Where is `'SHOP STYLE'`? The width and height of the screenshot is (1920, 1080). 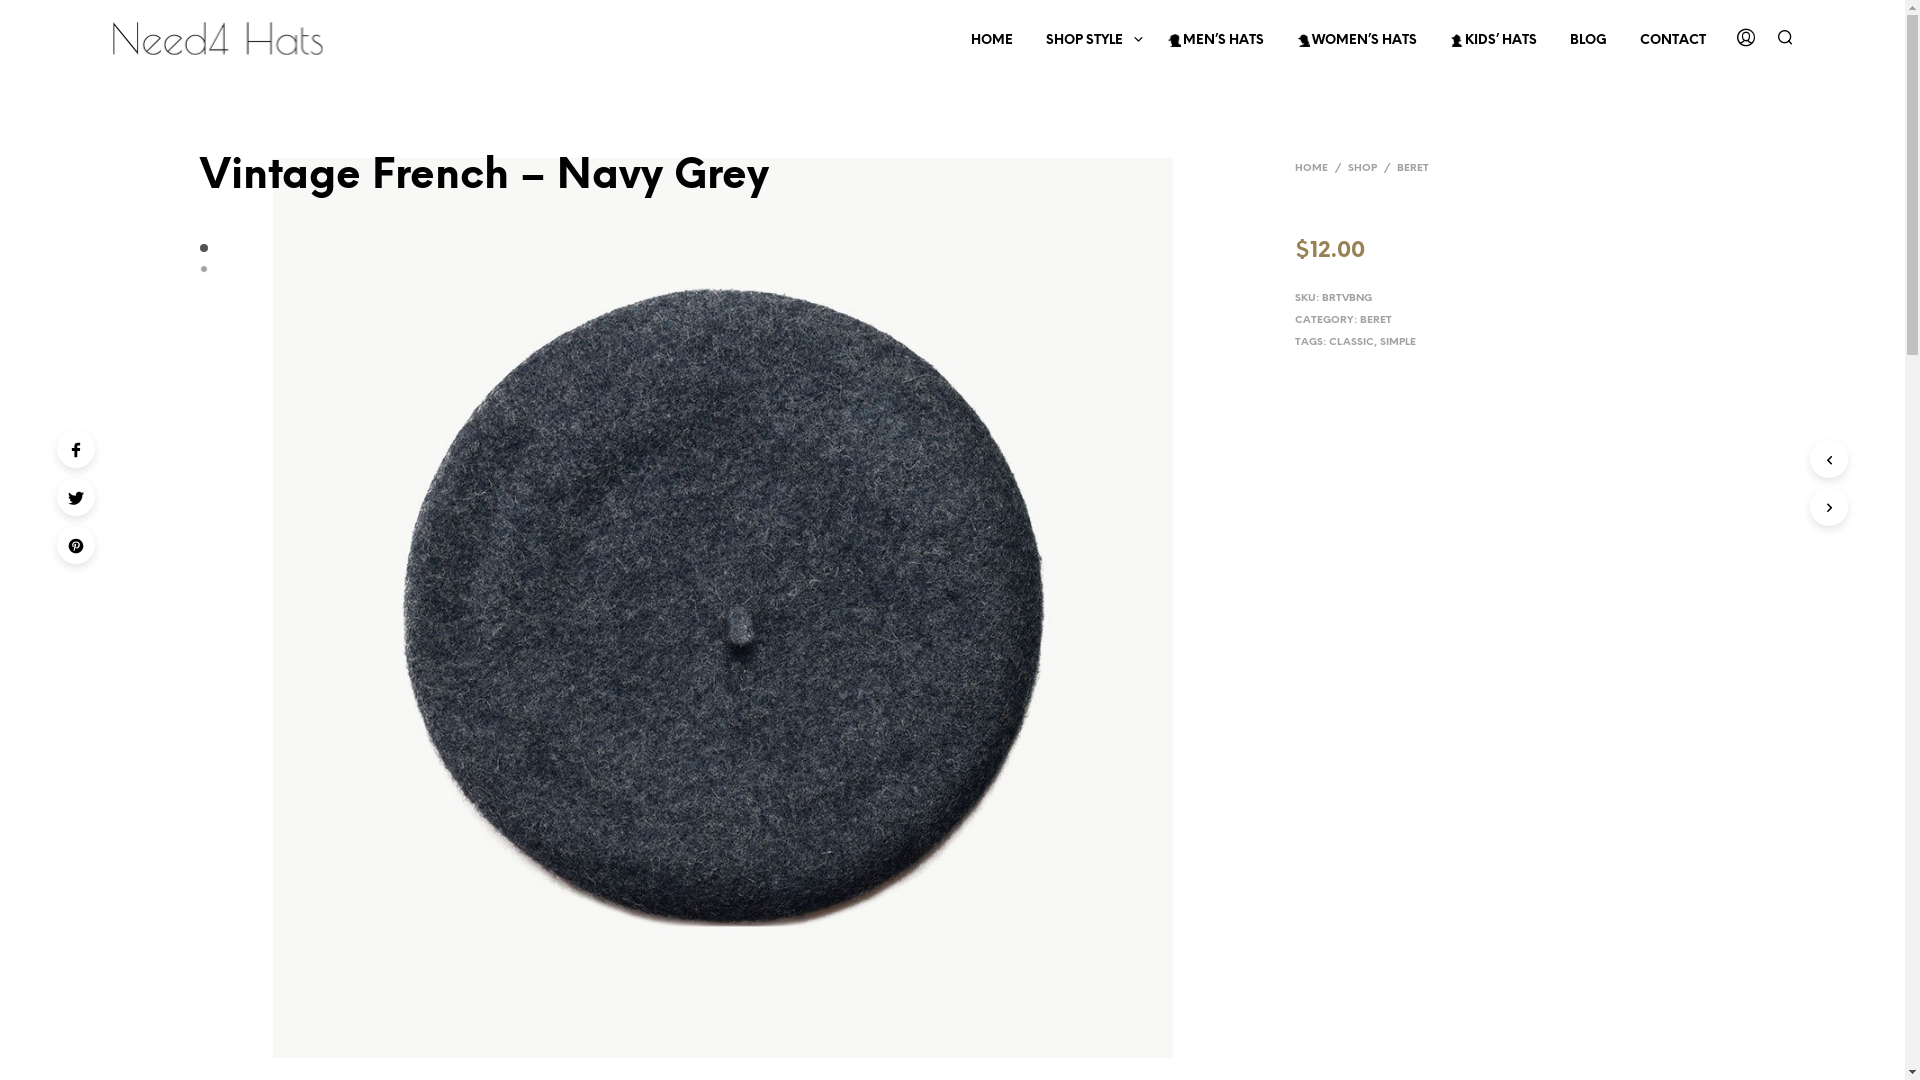
'SHOP STYLE' is located at coordinates (1082, 41).